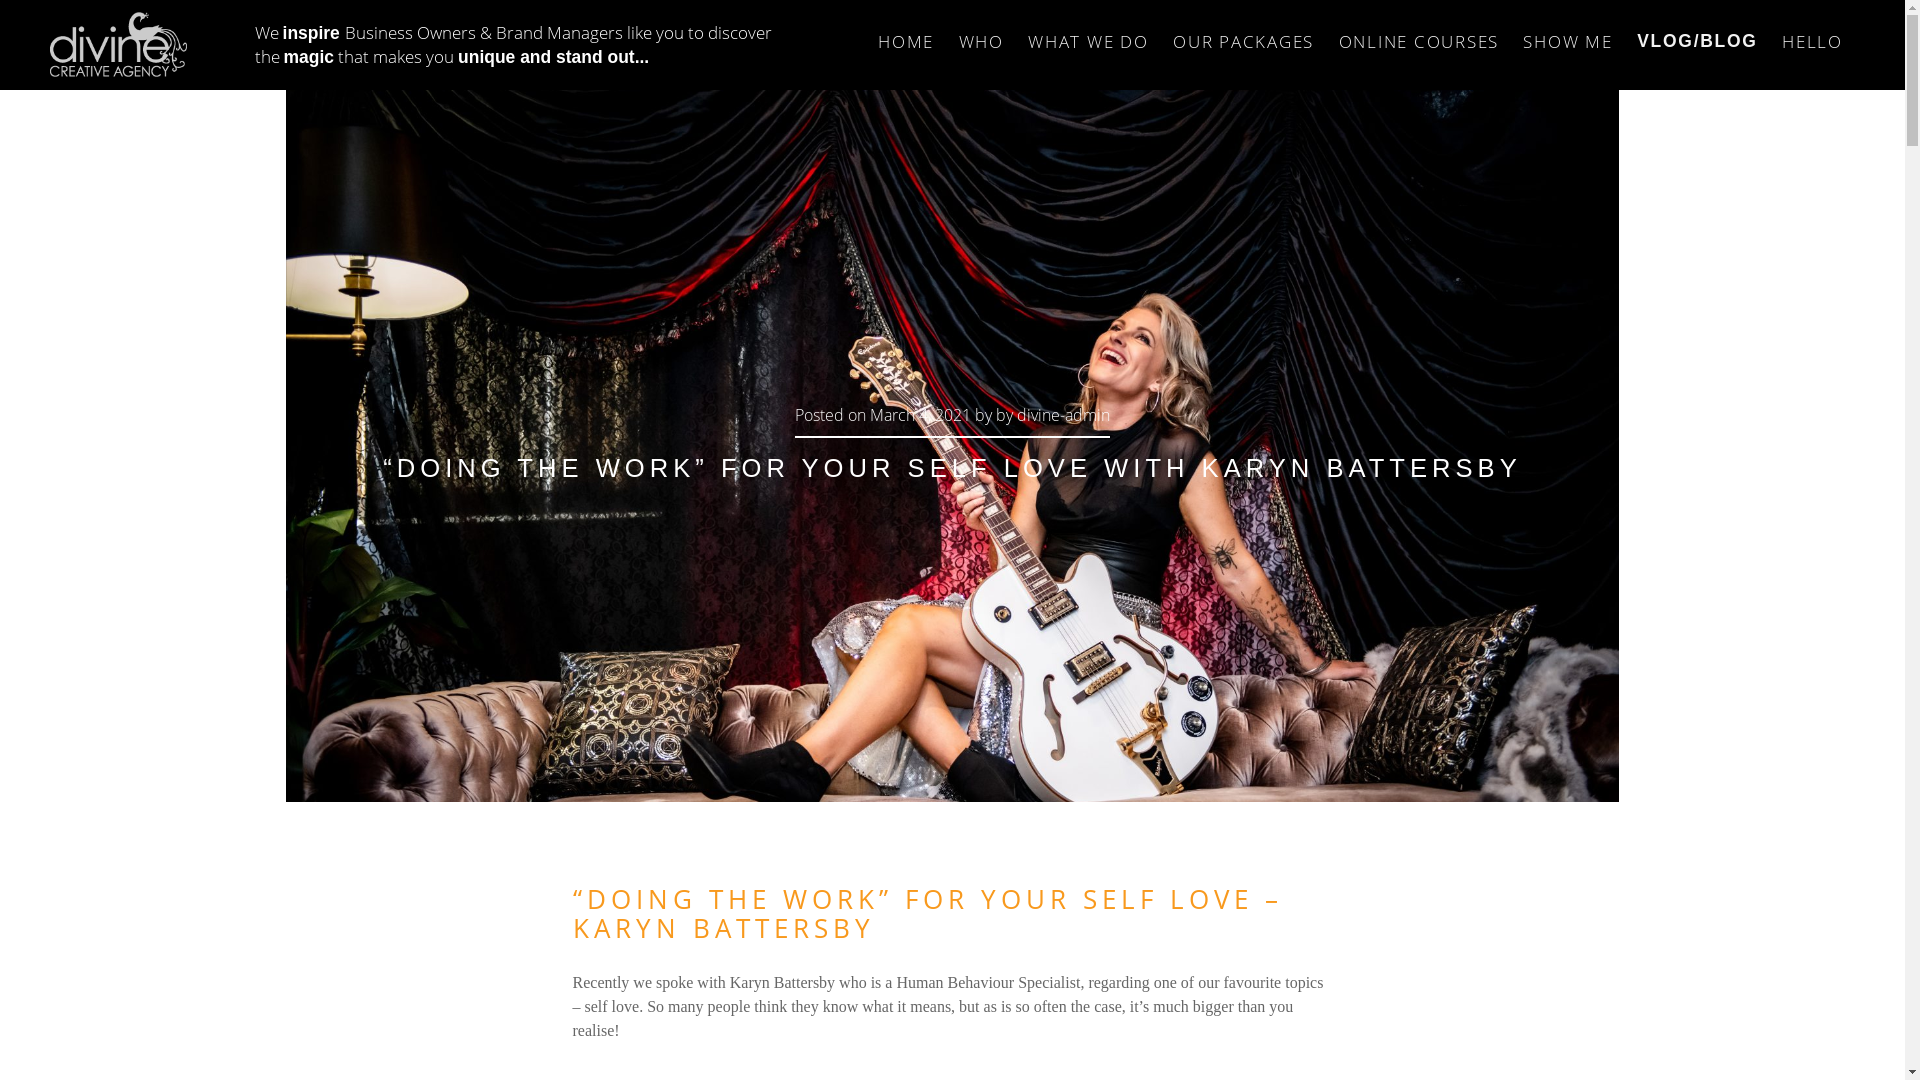  I want to click on 'VLOG/BLOG', so click(1696, 32).